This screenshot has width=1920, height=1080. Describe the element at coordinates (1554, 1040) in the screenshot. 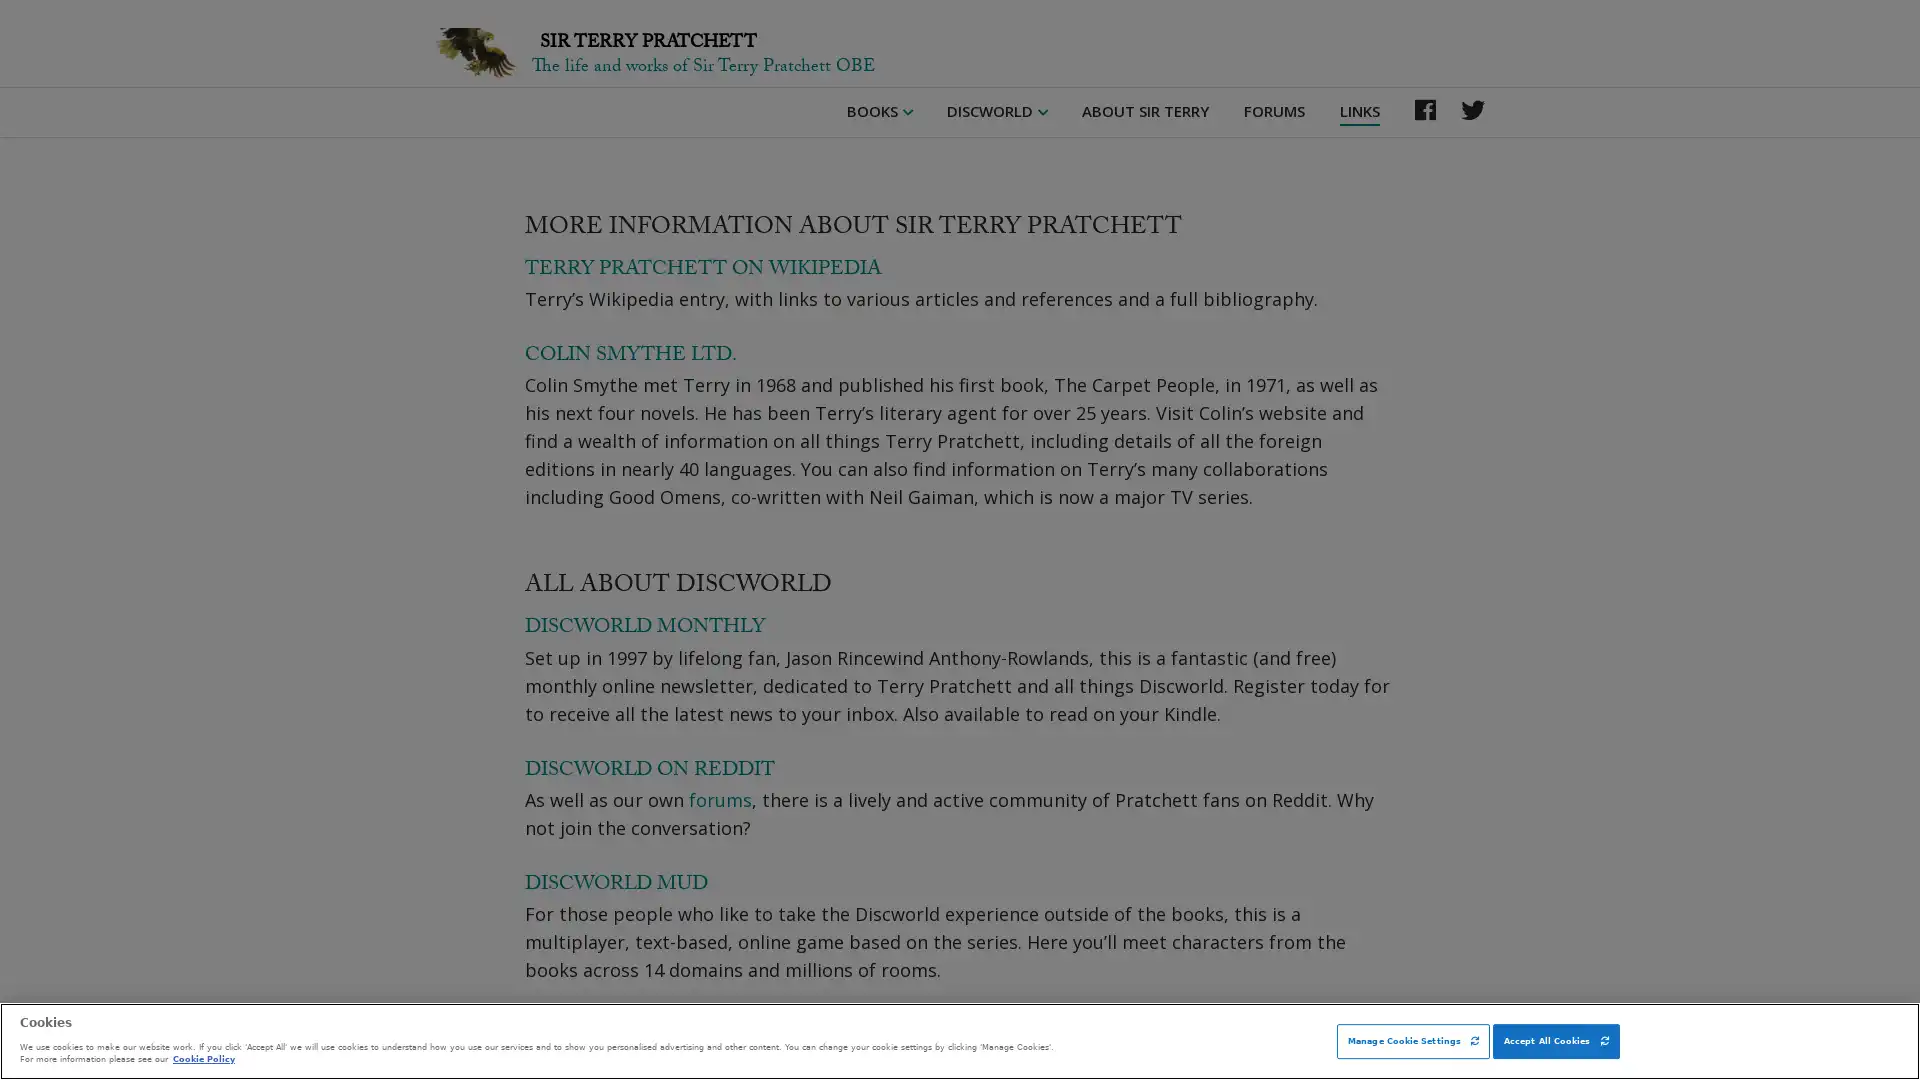

I see `Accept All Cookies` at that location.